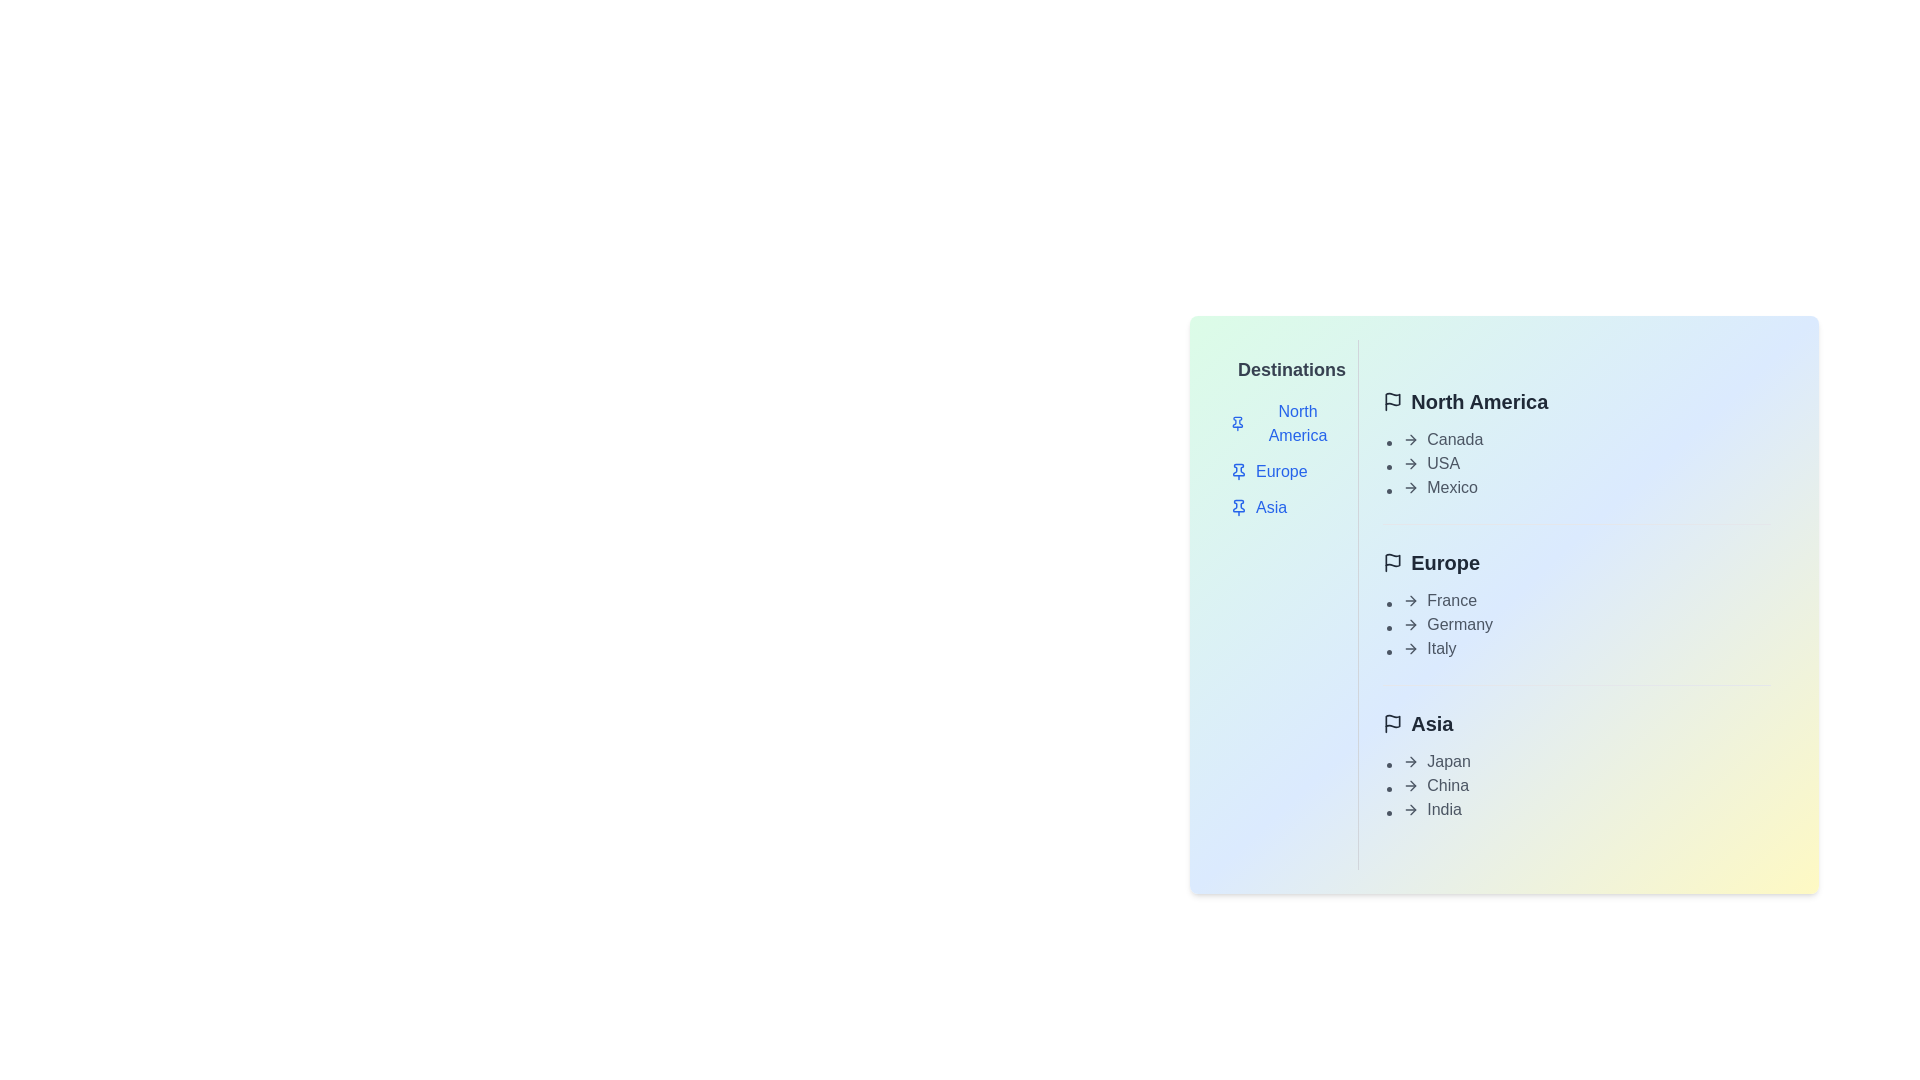 The height and width of the screenshot is (1080, 1920). What do you see at coordinates (1410, 488) in the screenshot?
I see `the rightward-facing arrow icon next to the text 'Mexico' in the 'North America' section of the UI` at bounding box center [1410, 488].